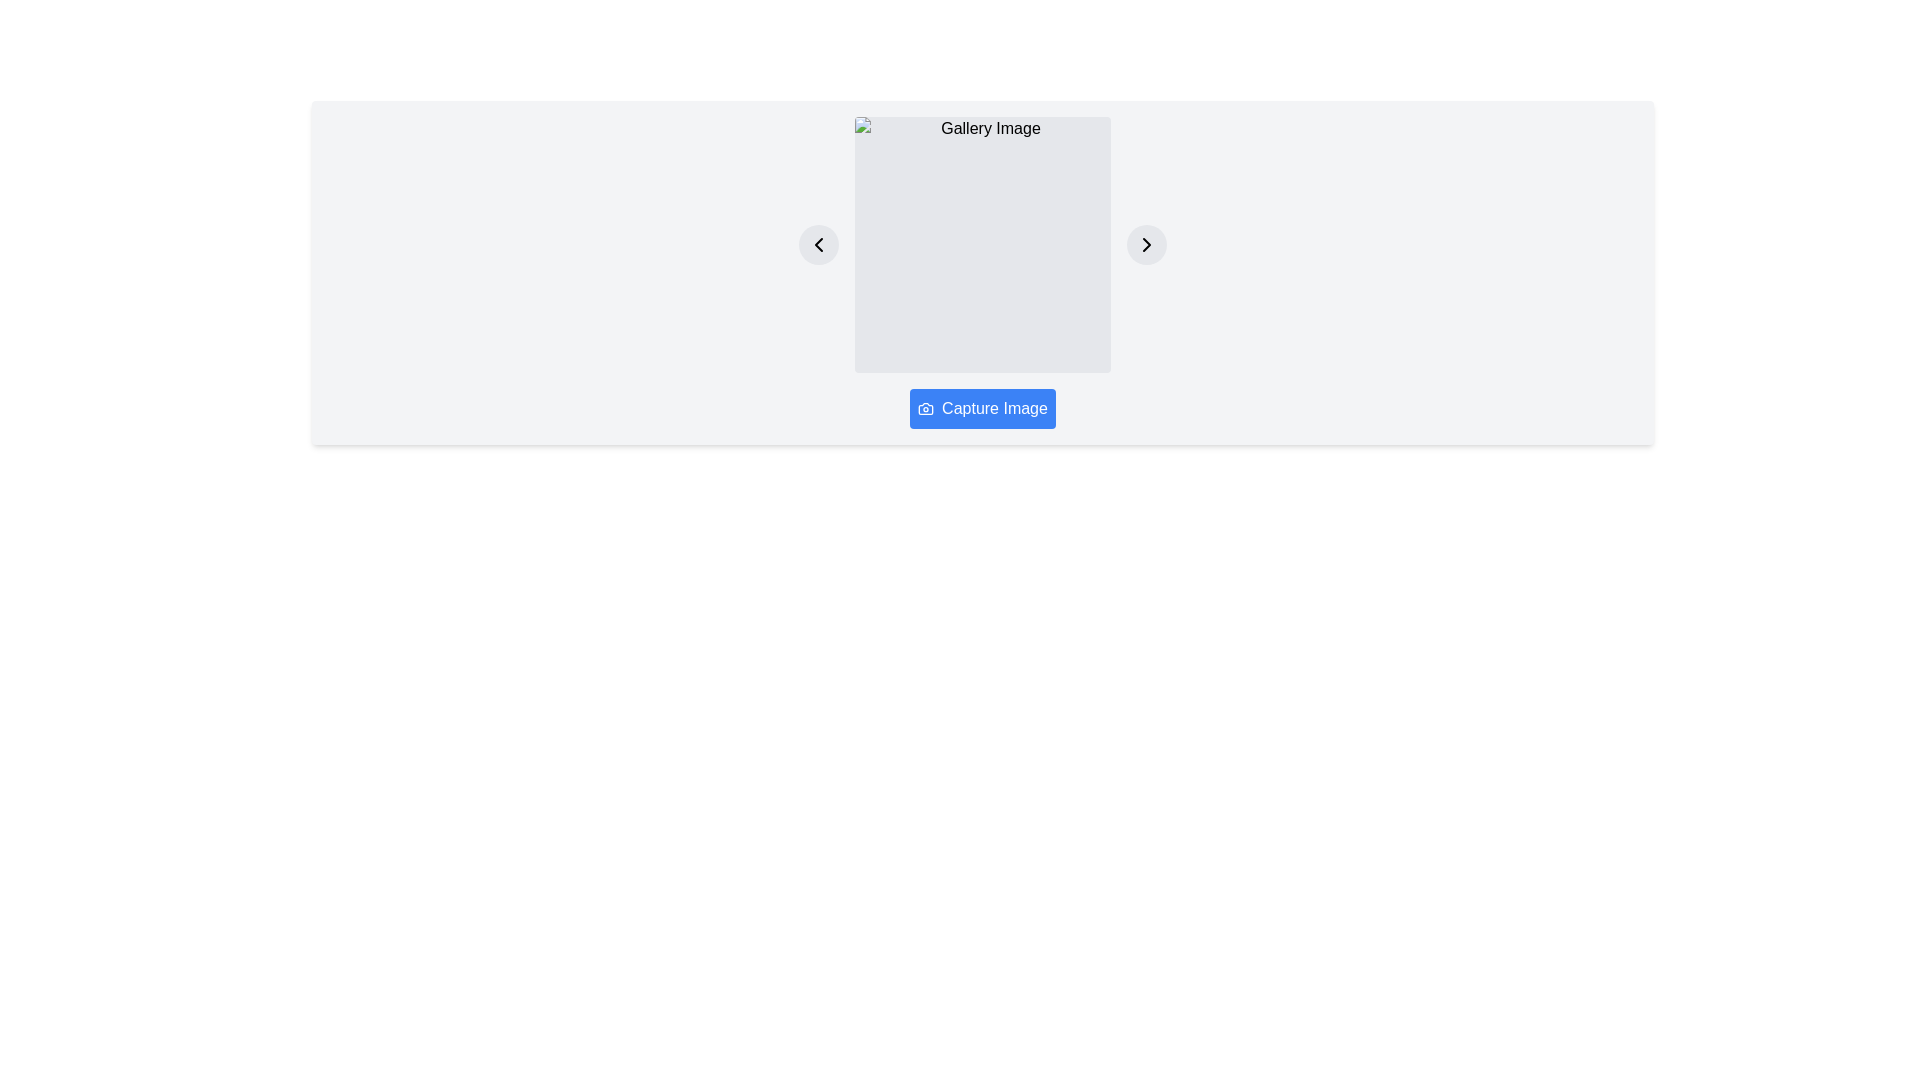 This screenshot has width=1920, height=1080. I want to click on the circular button containing the left-facing chevron icon, which is styled with a thin black stroke and a light gray background, so click(819, 244).